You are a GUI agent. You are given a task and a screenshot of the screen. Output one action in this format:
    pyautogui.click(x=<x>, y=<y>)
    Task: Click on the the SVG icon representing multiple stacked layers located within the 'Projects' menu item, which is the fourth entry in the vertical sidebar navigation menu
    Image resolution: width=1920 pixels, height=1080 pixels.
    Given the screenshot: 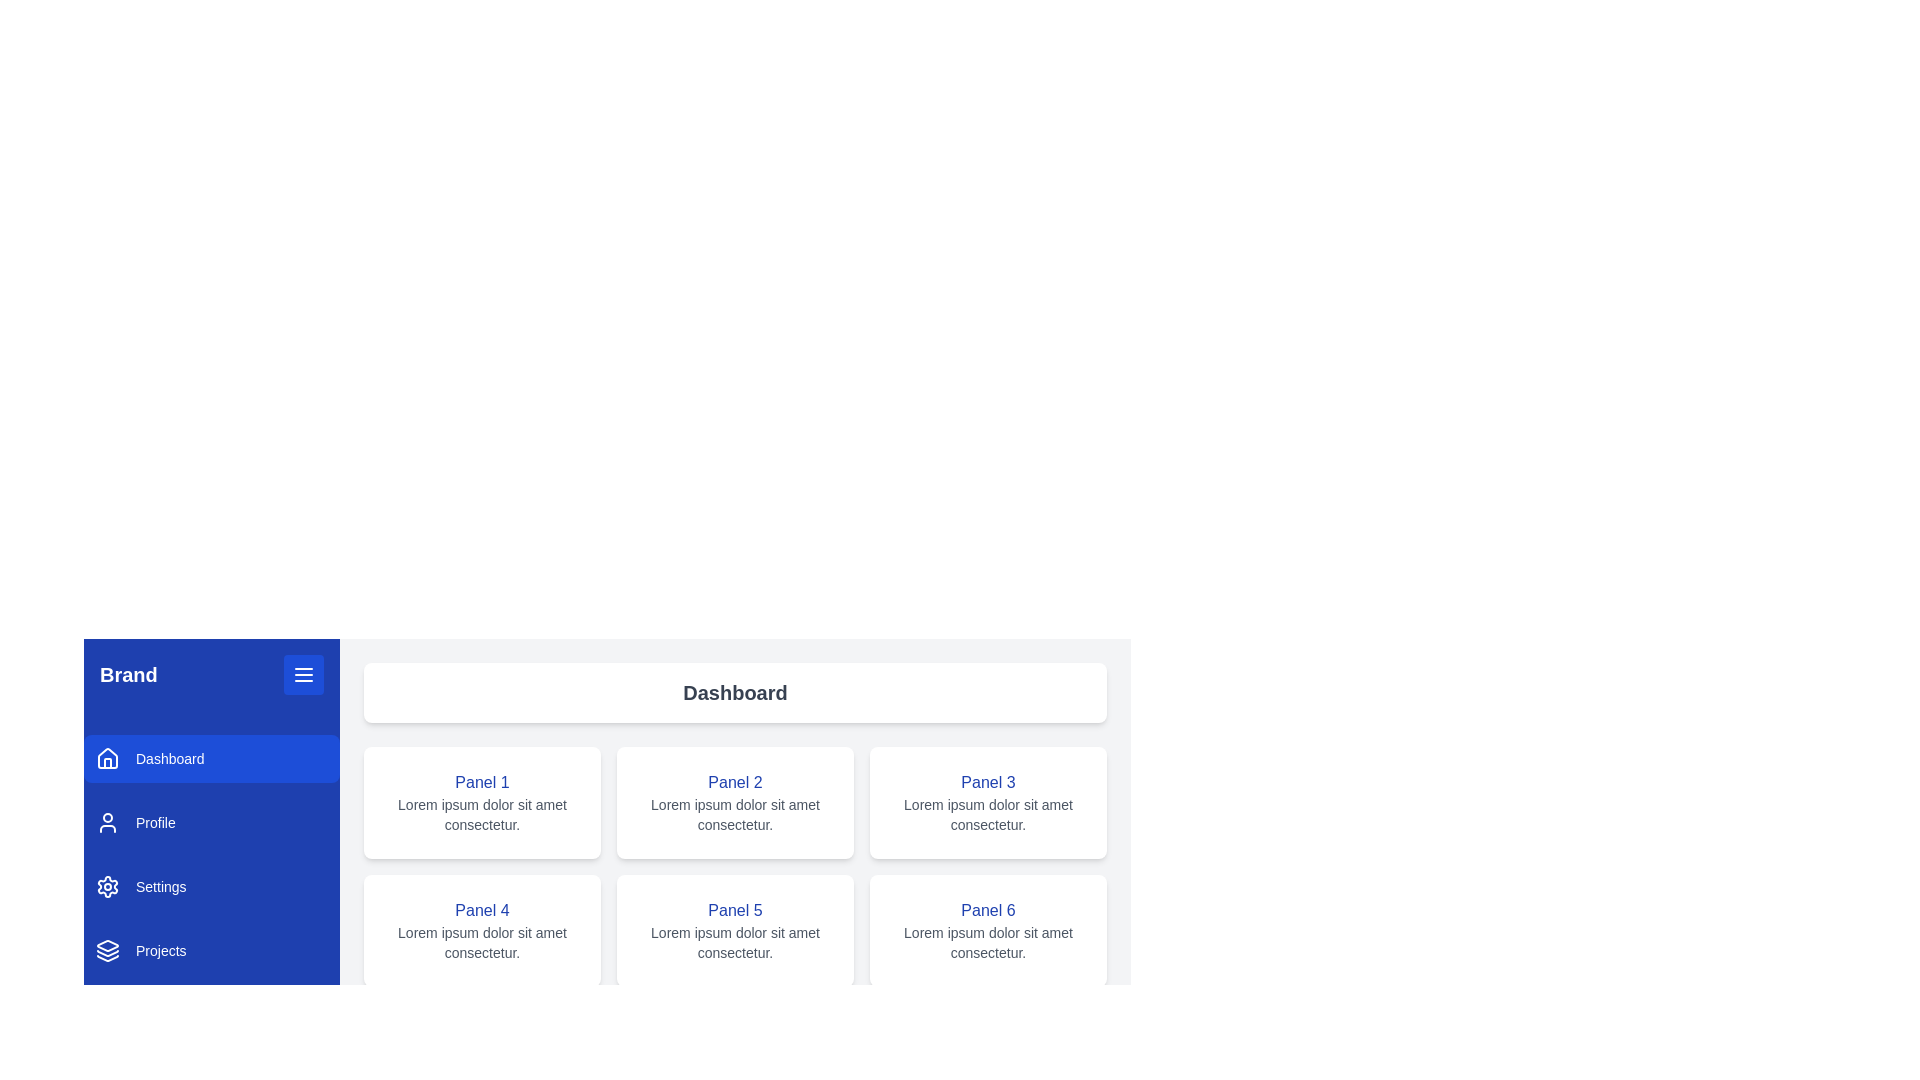 What is the action you would take?
    pyautogui.click(x=107, y=950)
    